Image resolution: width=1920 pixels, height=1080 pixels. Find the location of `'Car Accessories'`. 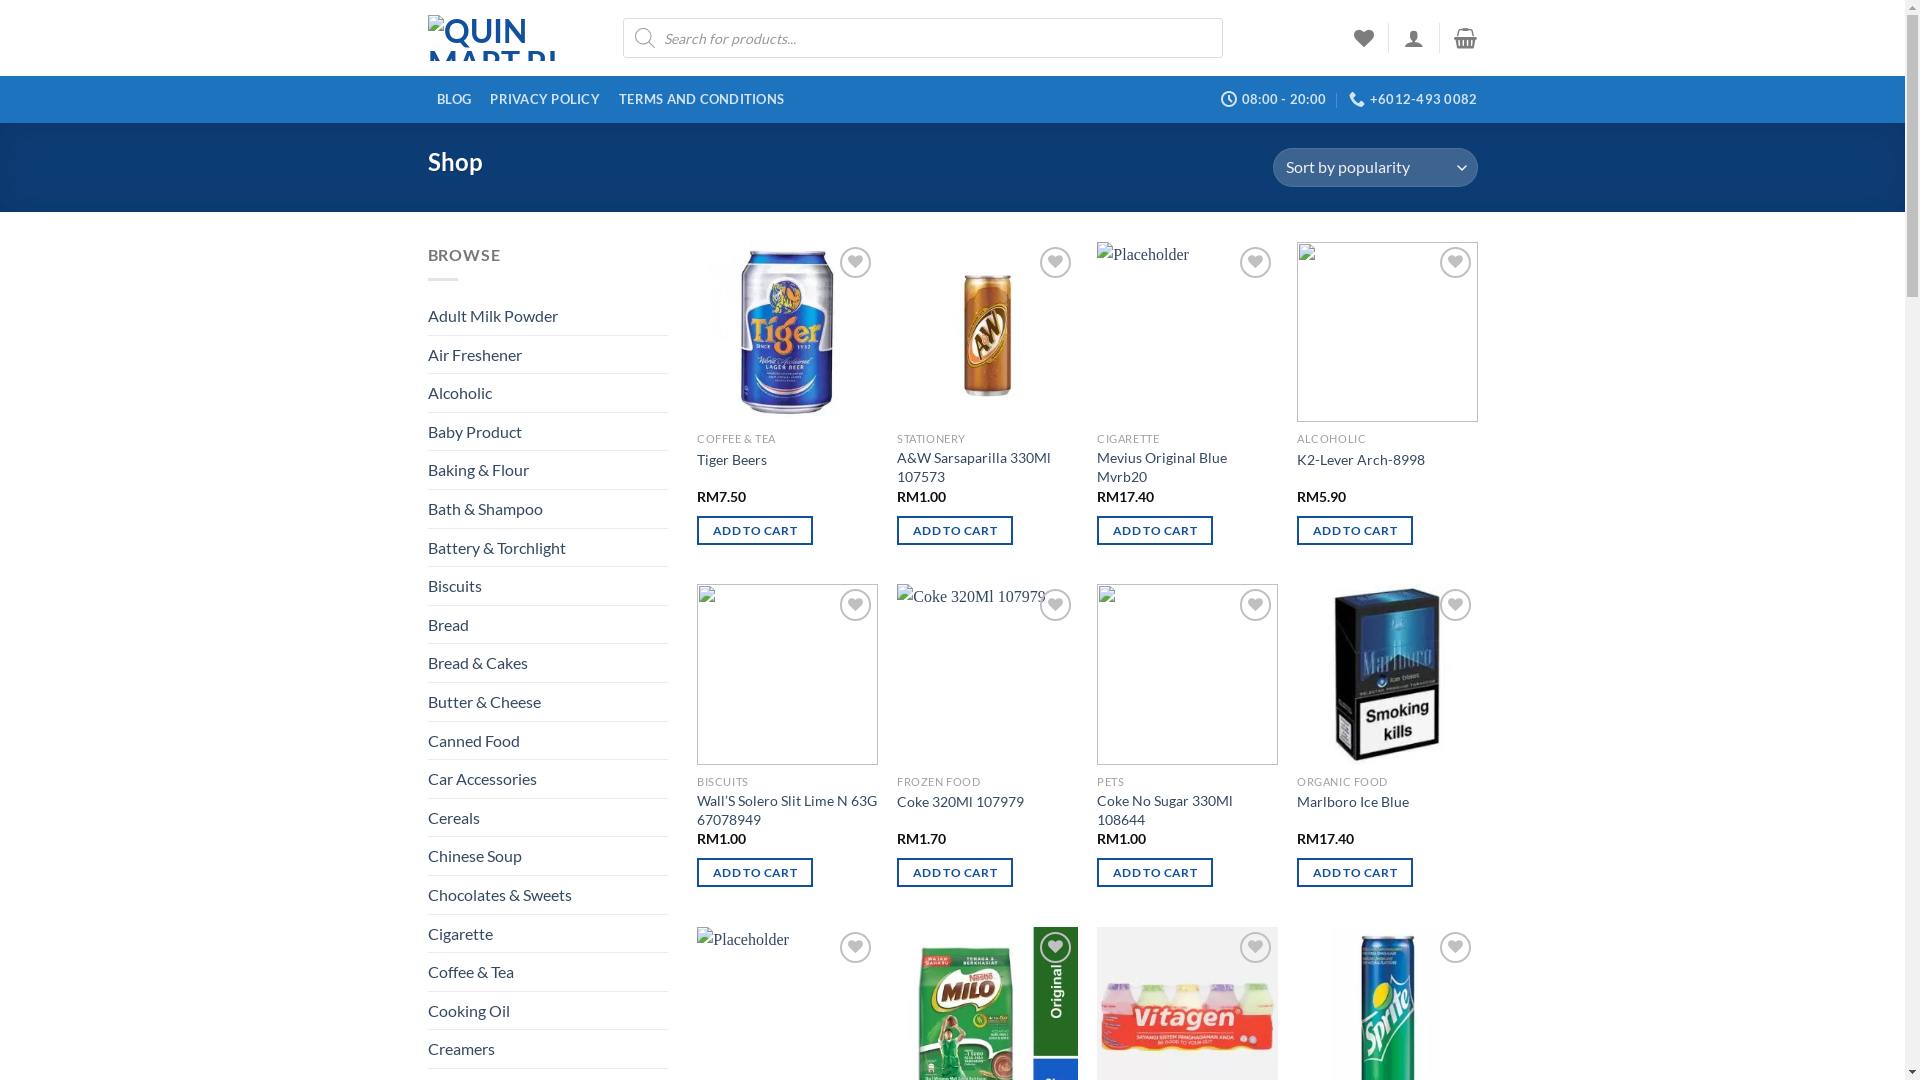

'Car Accessories' is located at coordinates (547, 778).